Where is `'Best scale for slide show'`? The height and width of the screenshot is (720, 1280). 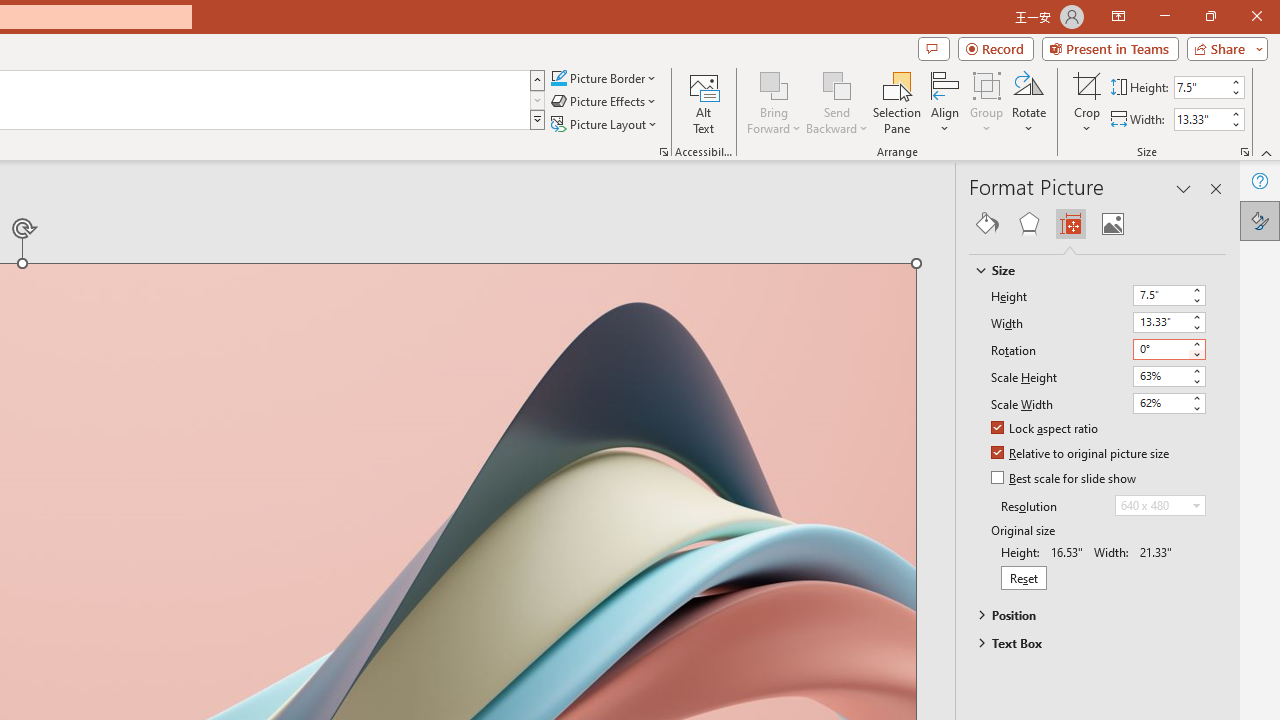 'Best scale for slide show' is located at coordinates (1064, 479).